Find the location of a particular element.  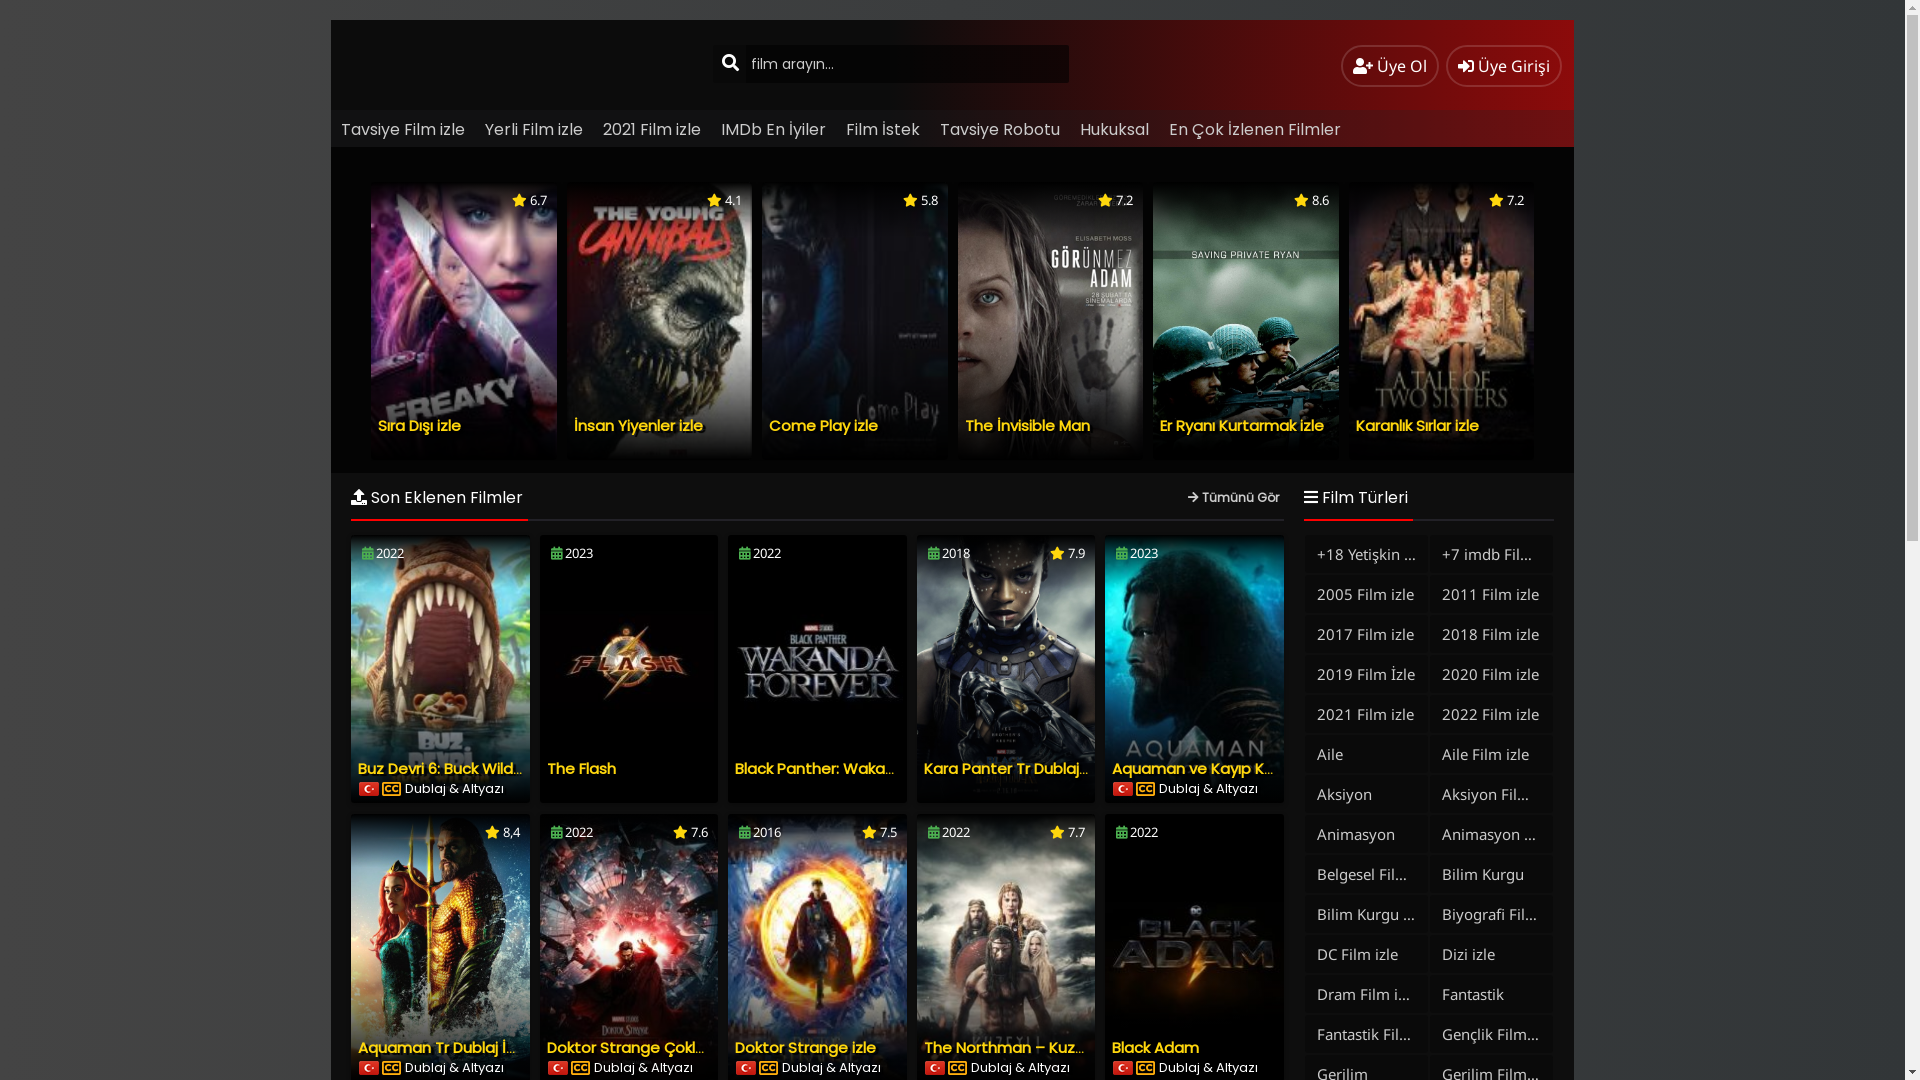

'2011 Film izle' is located at coordinates (1491, 593).